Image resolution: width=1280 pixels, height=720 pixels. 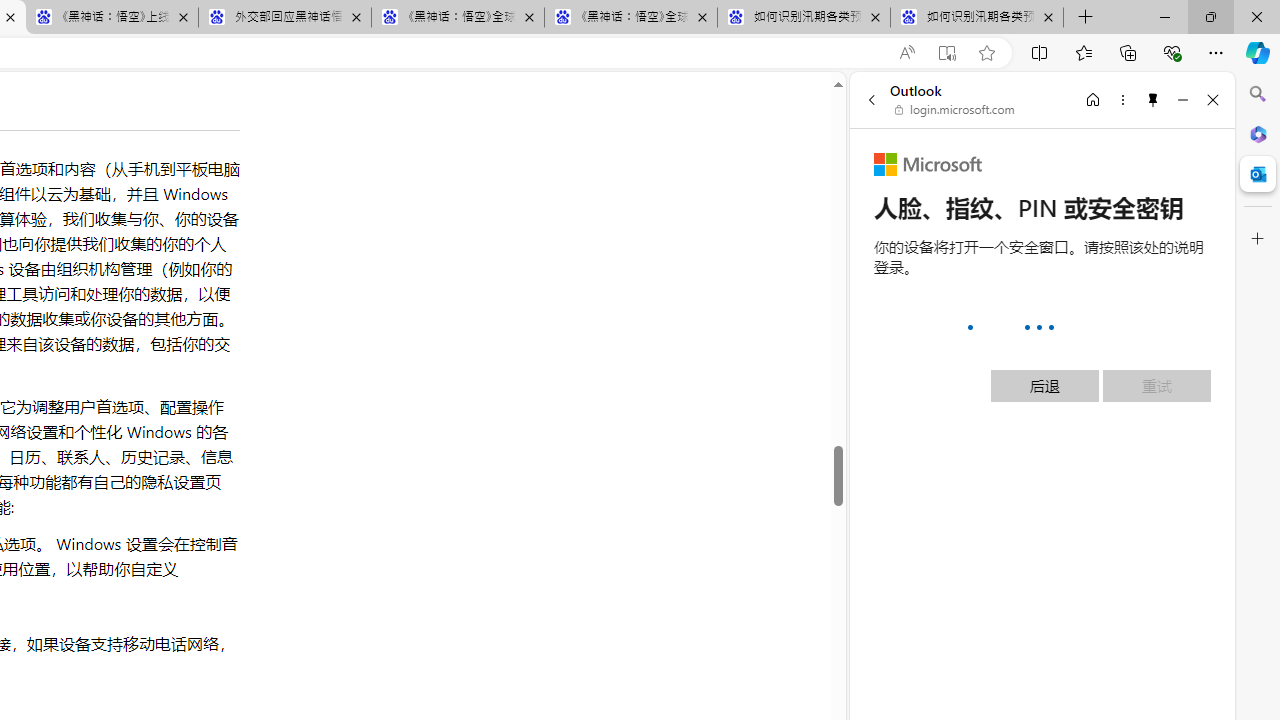 I want to click on 'Microsoft', so click(x=927, y=164).